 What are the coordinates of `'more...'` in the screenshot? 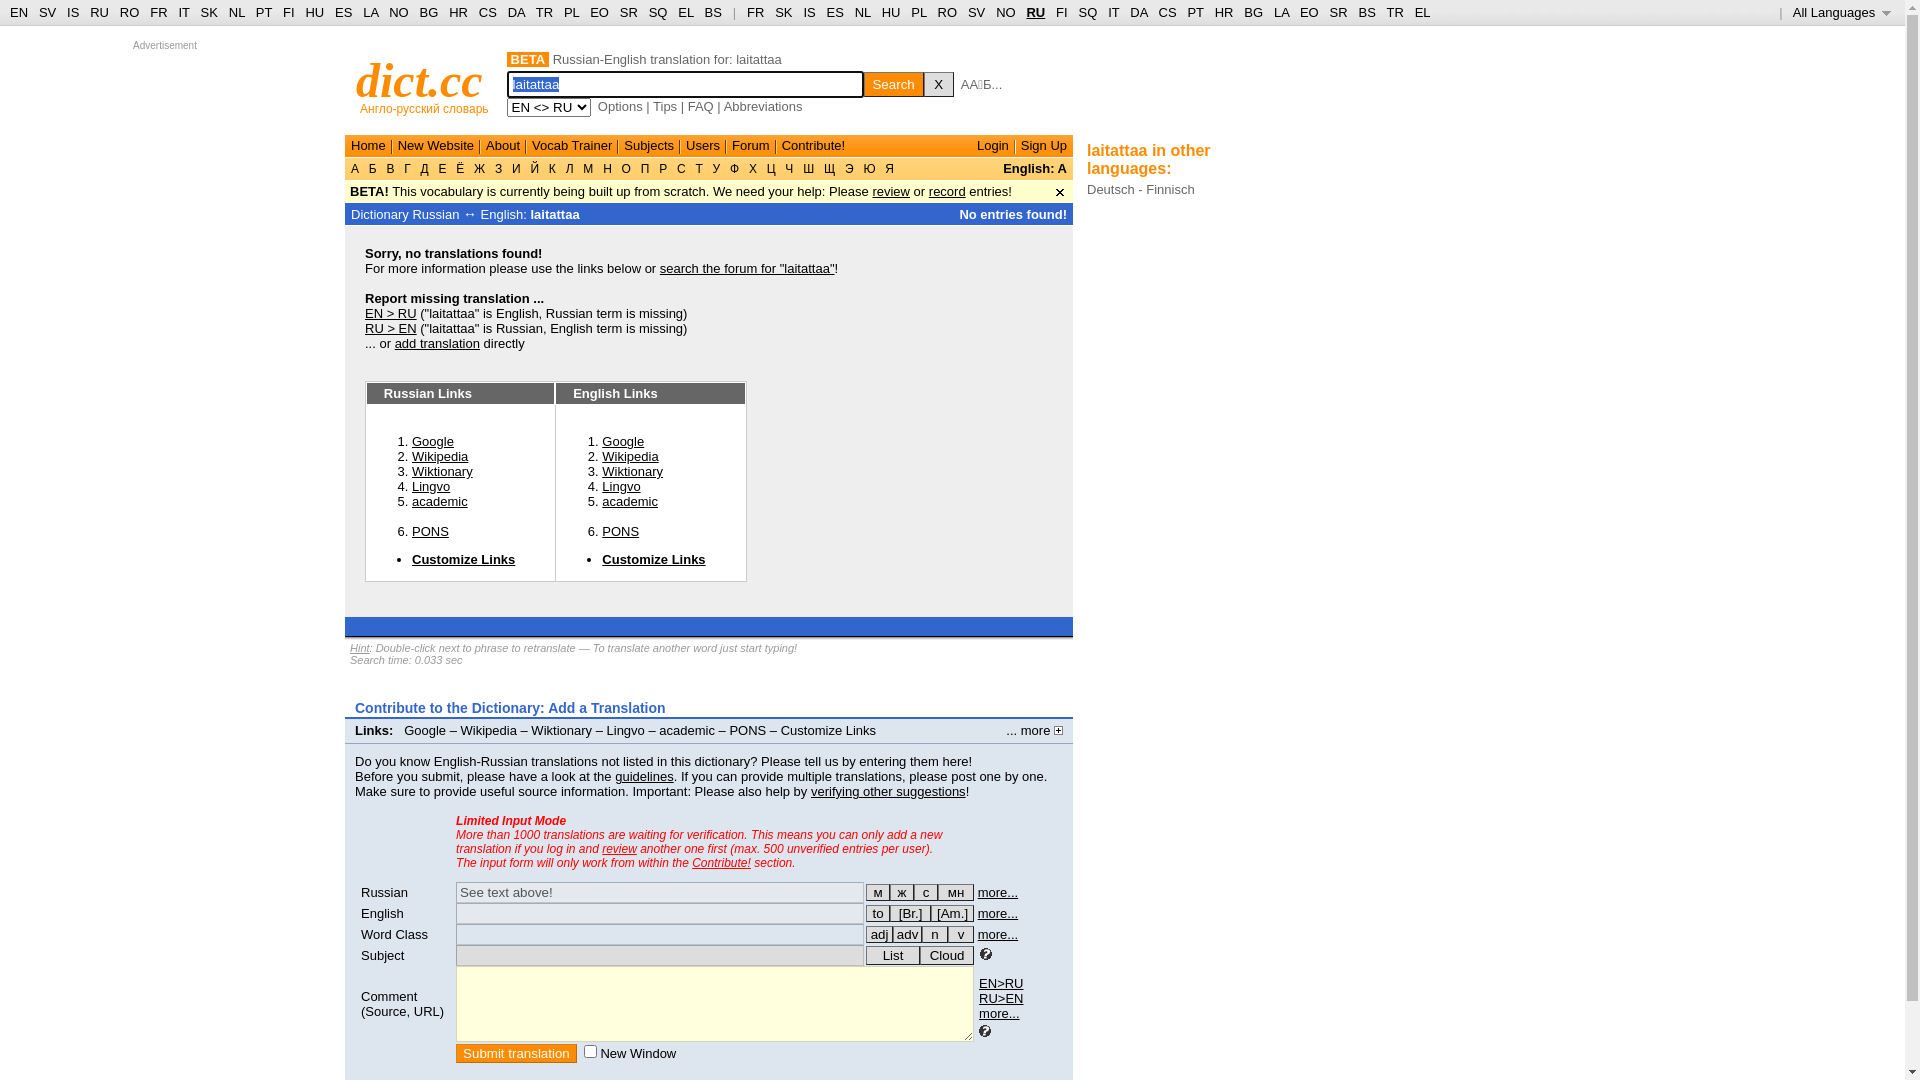 It's located at (998, 891).